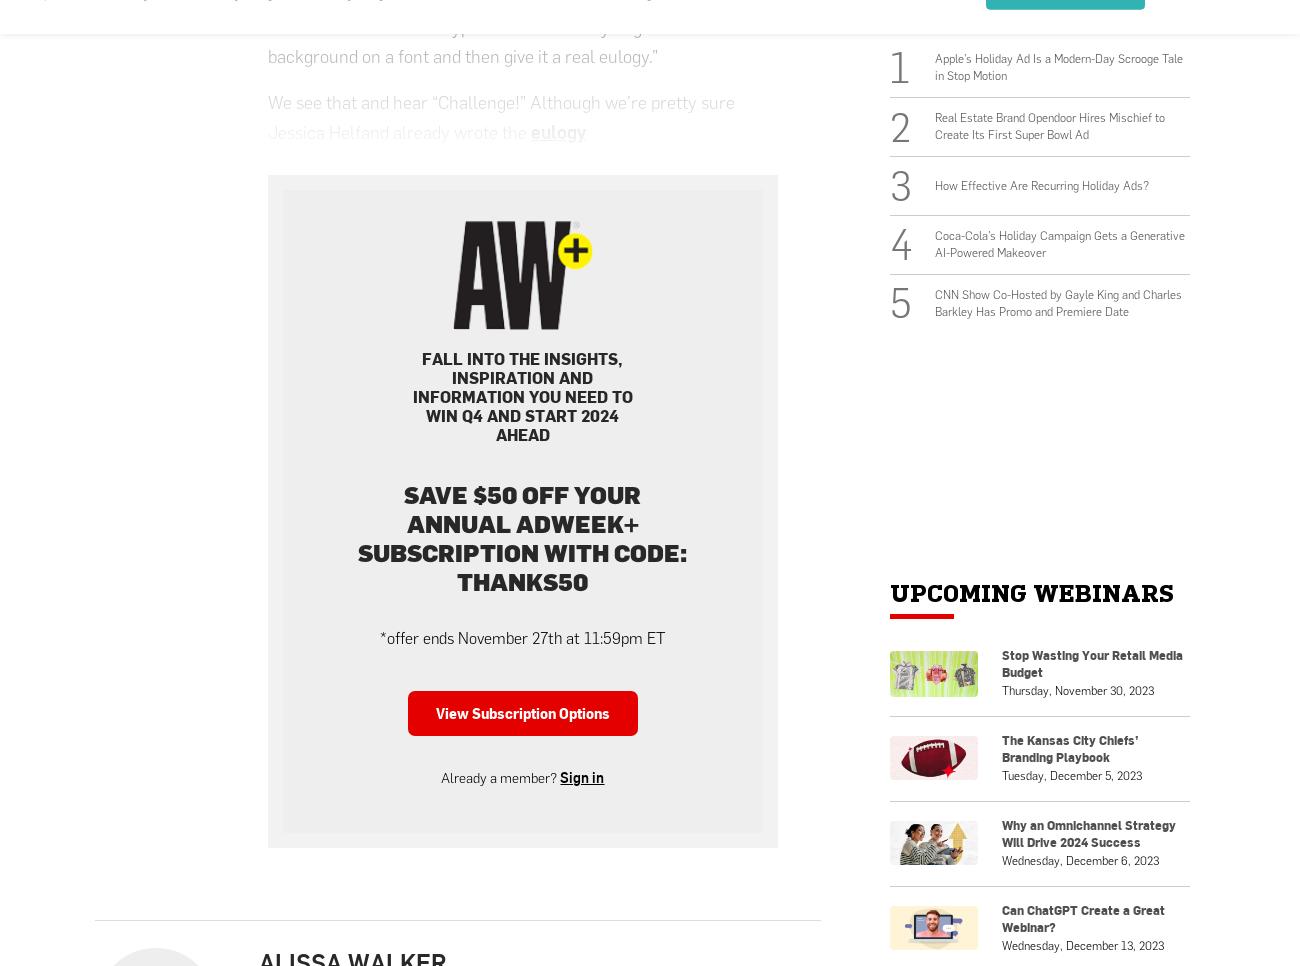 The image size is (1300, 966). Describe the element at coordinates (500, 777) in the screenshot. I see `'Already a member?'` at that location.